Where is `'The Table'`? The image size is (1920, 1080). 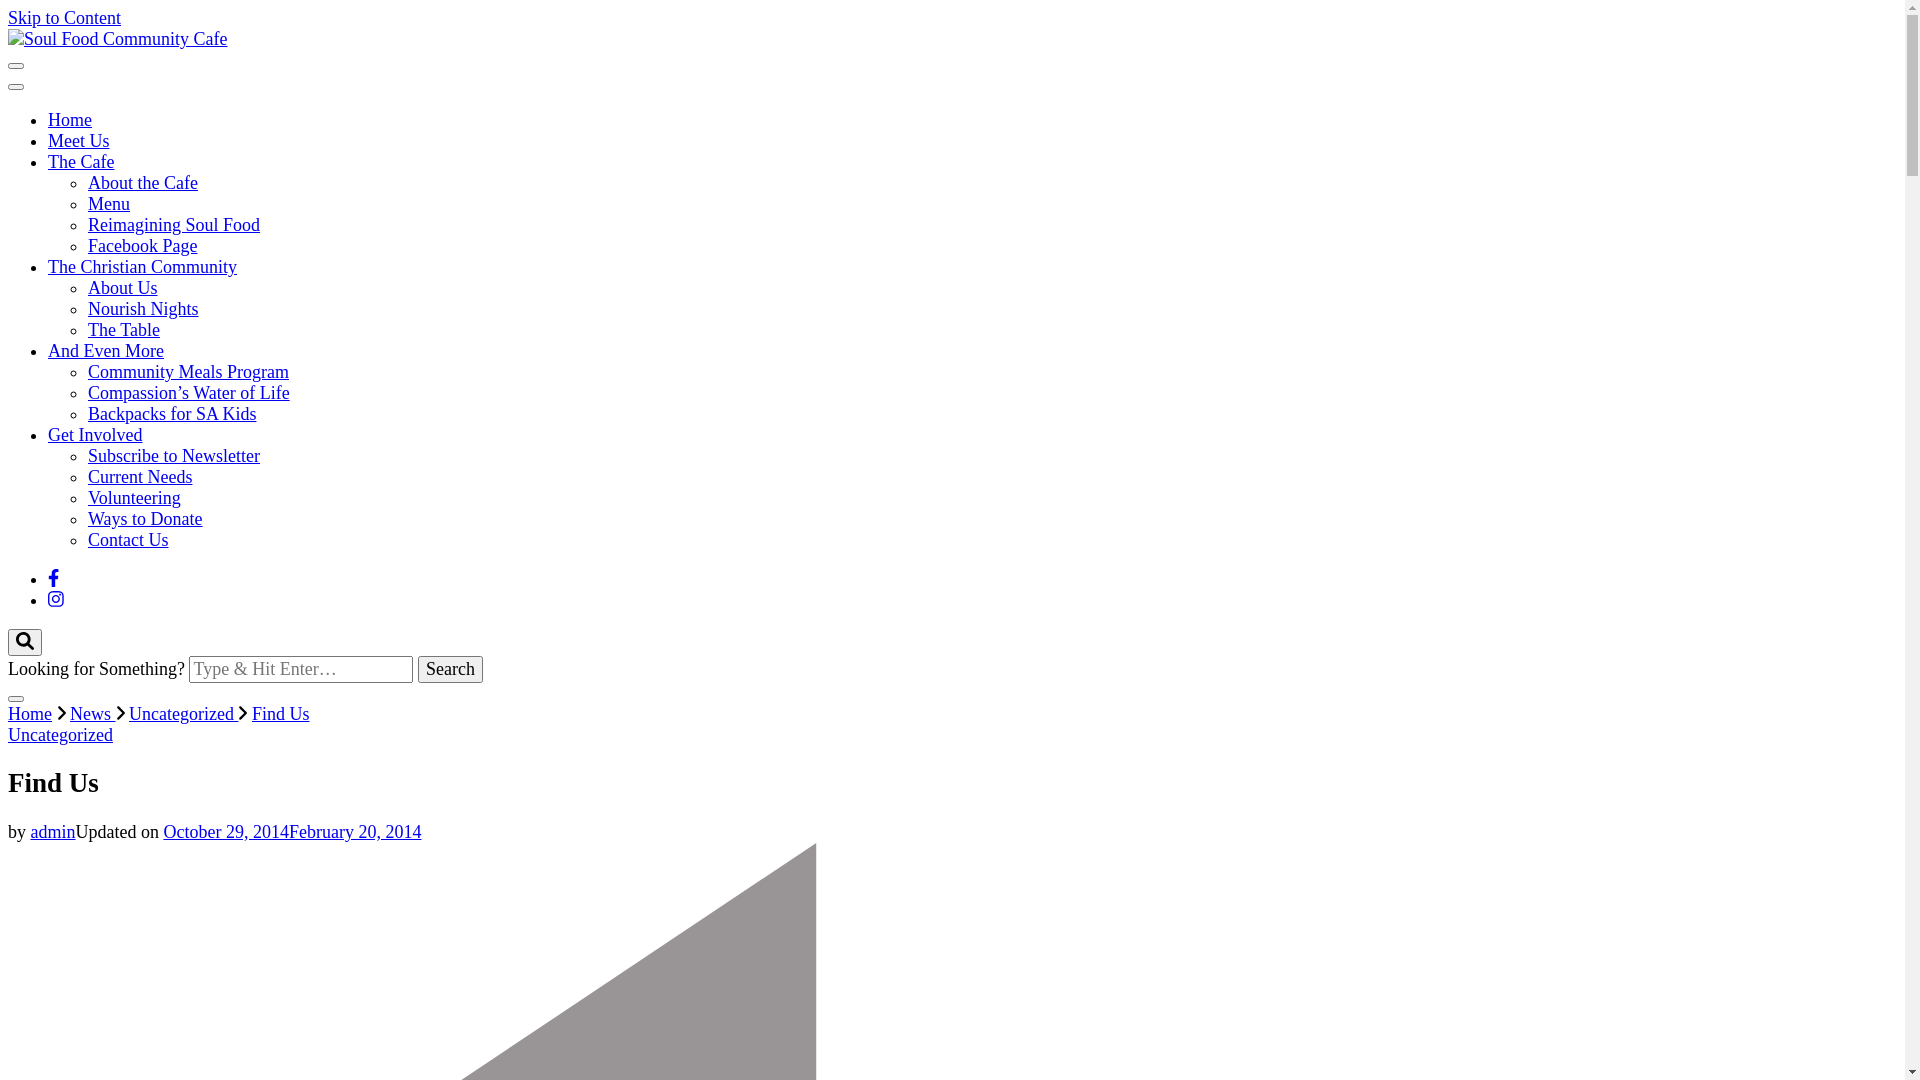
'The Table' is located at coordinates (123, 329).